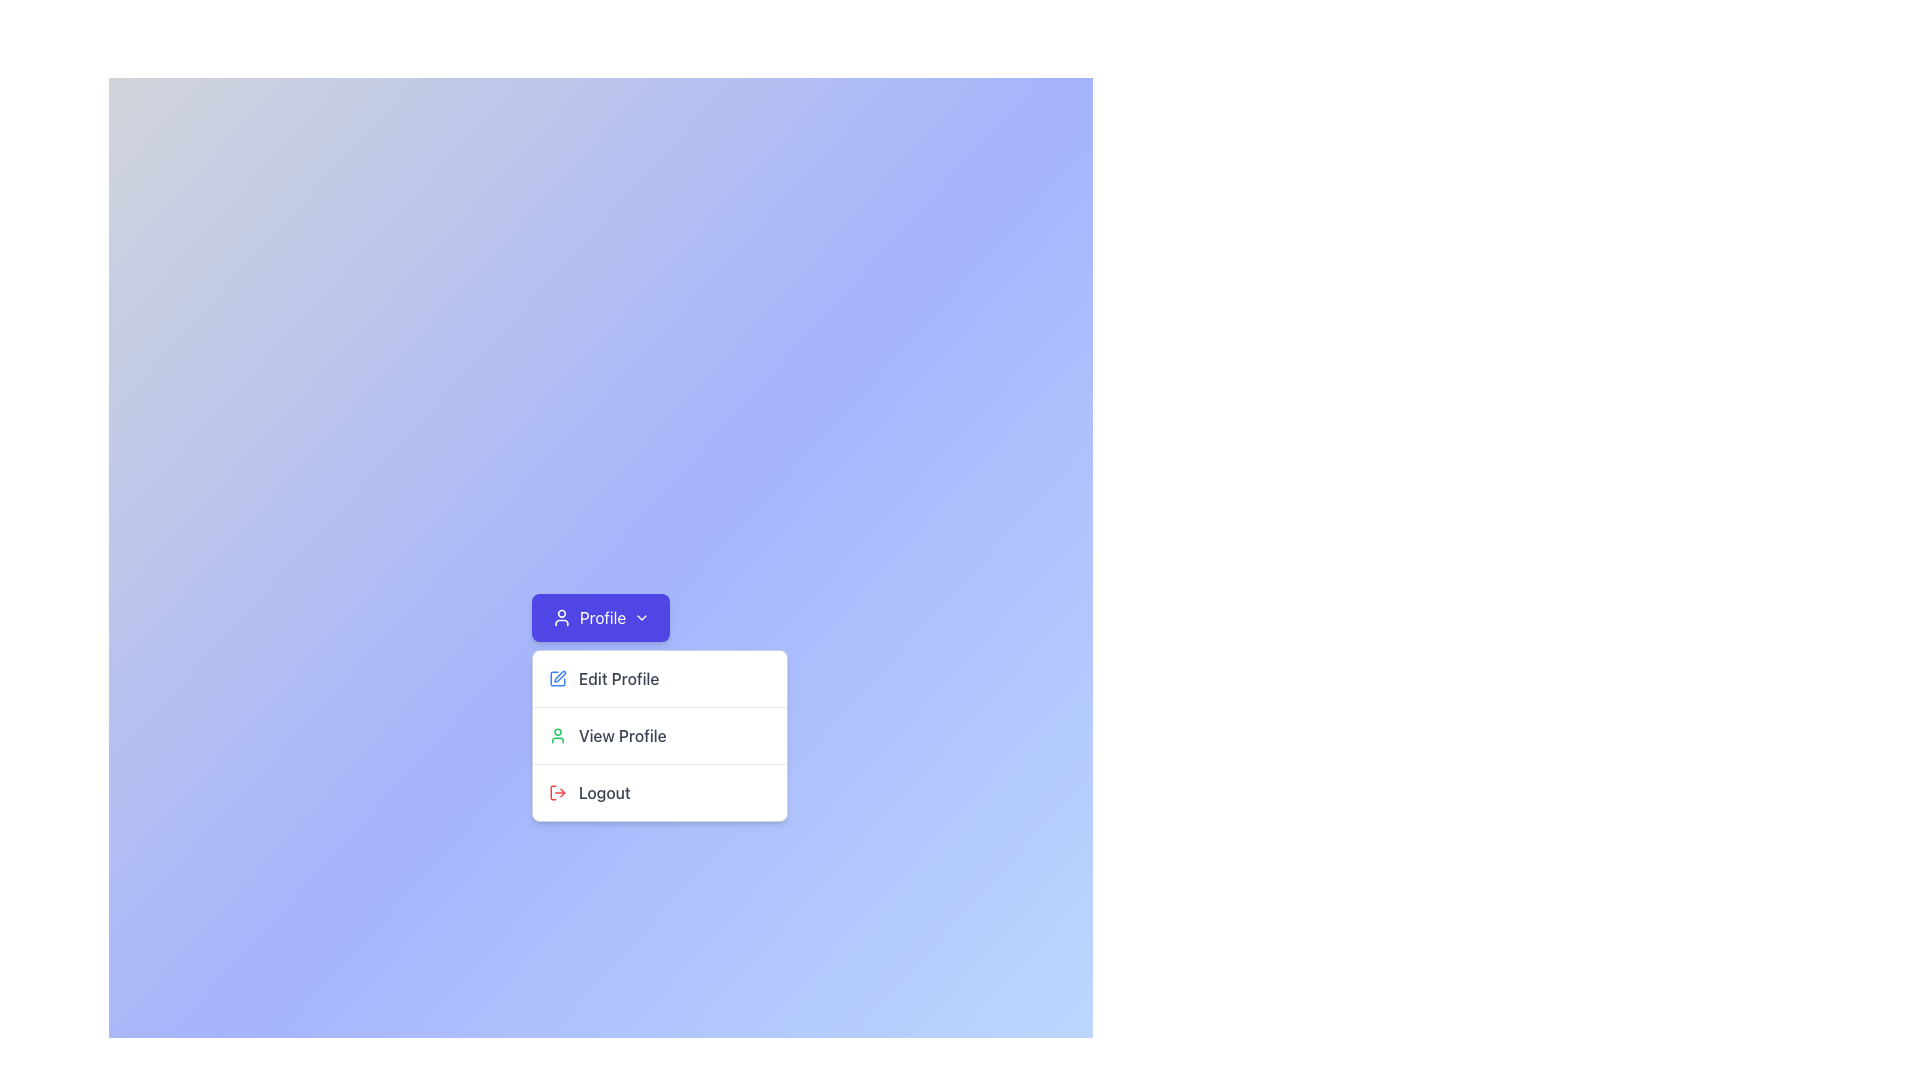  What do you see at coordinates (618, 677) in the screenshot?
I see `the interactive text label for editing the user's profile located in the dropdown menu under the 'Profile' section, which is the first option in the list` at bounding box center [618, 677].